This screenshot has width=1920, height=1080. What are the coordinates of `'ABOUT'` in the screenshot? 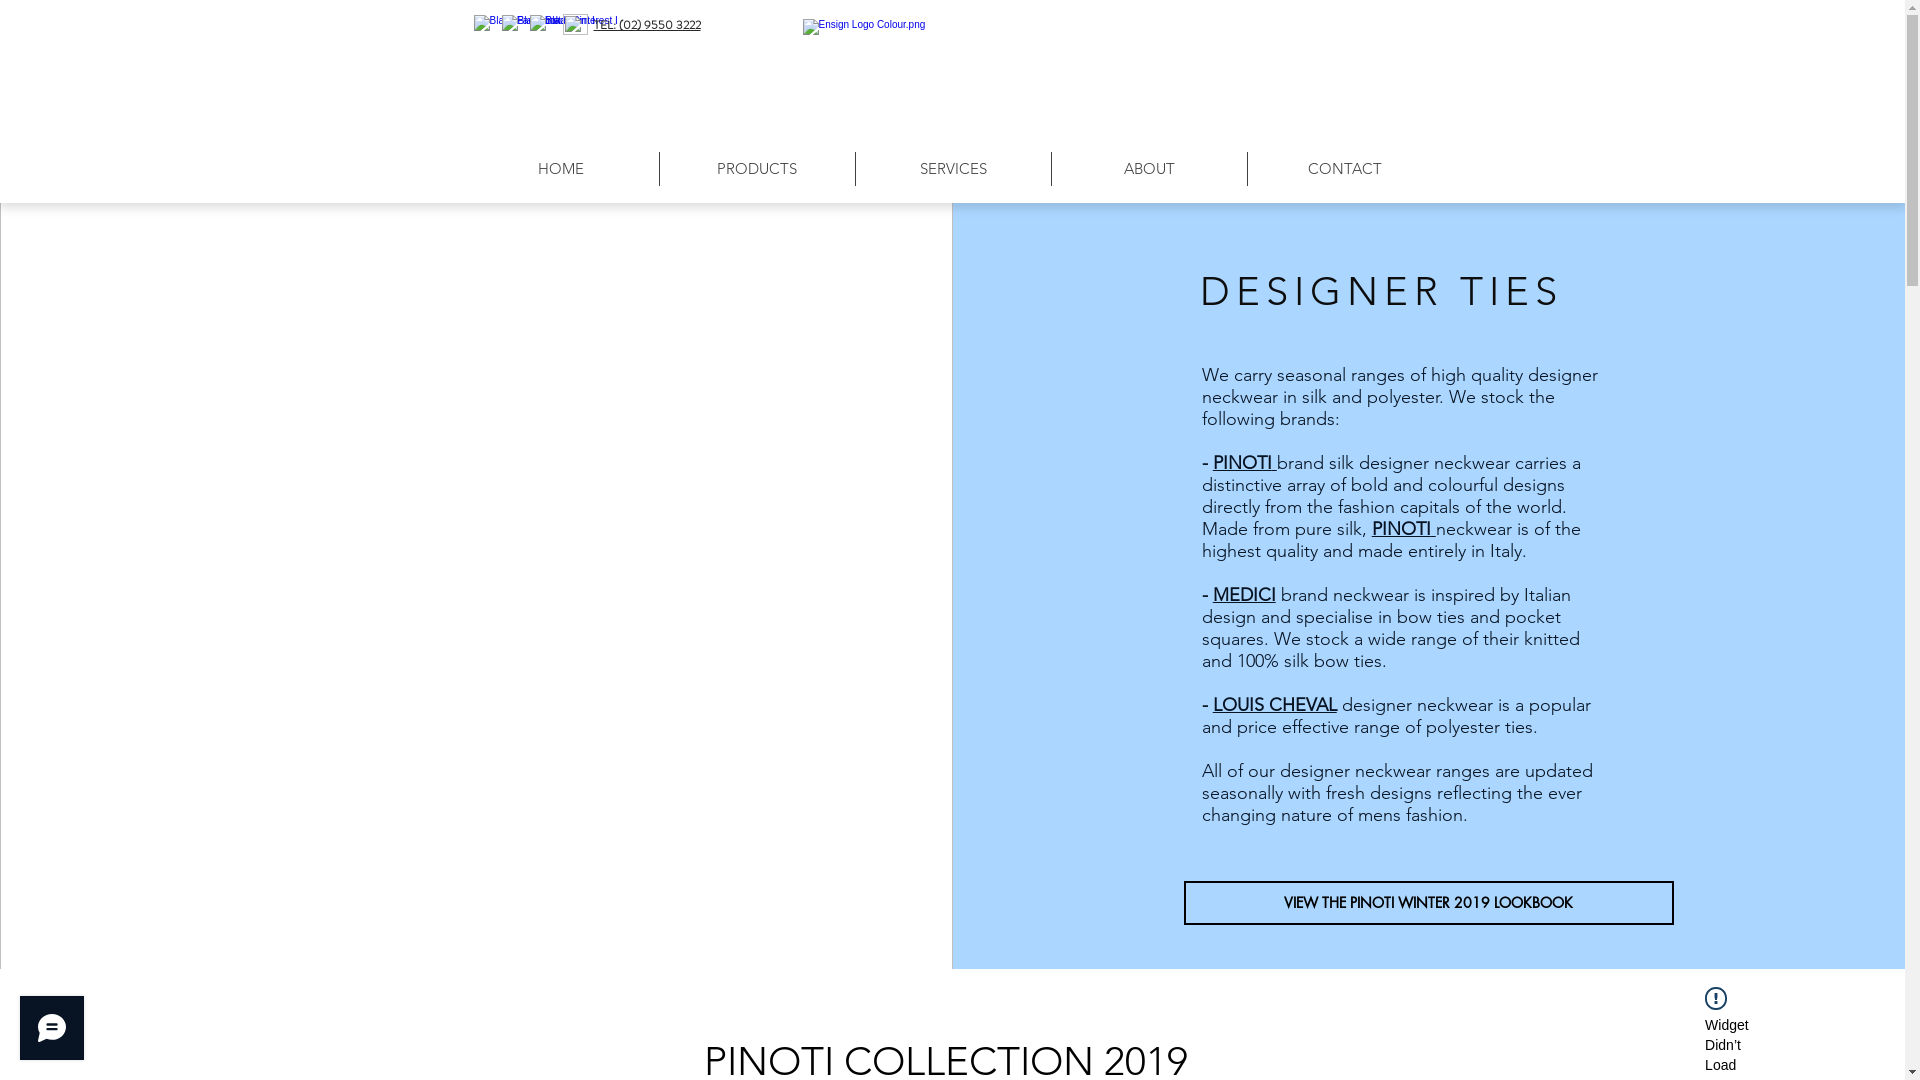 It's located at (1147, 168).